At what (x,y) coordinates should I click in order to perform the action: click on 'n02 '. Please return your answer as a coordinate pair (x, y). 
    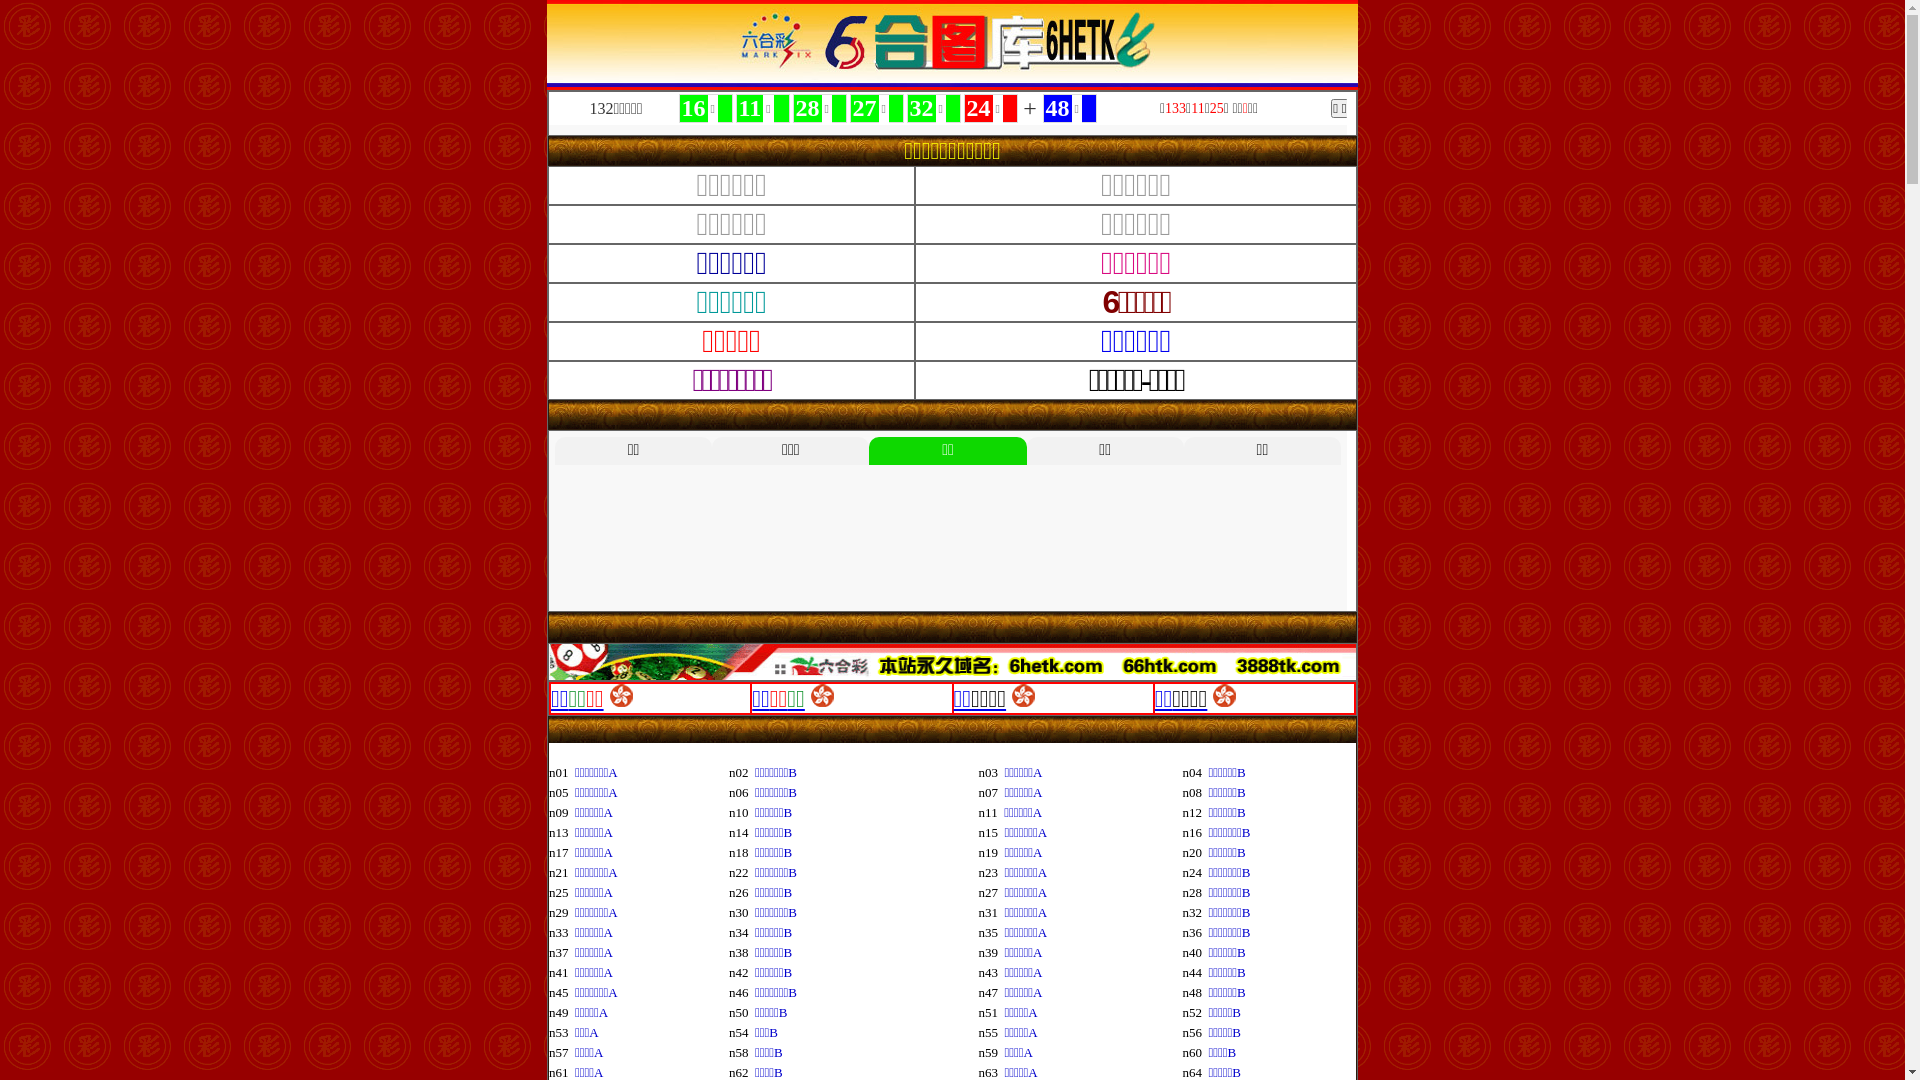
    Looking at the image, I should click on (741, 771).